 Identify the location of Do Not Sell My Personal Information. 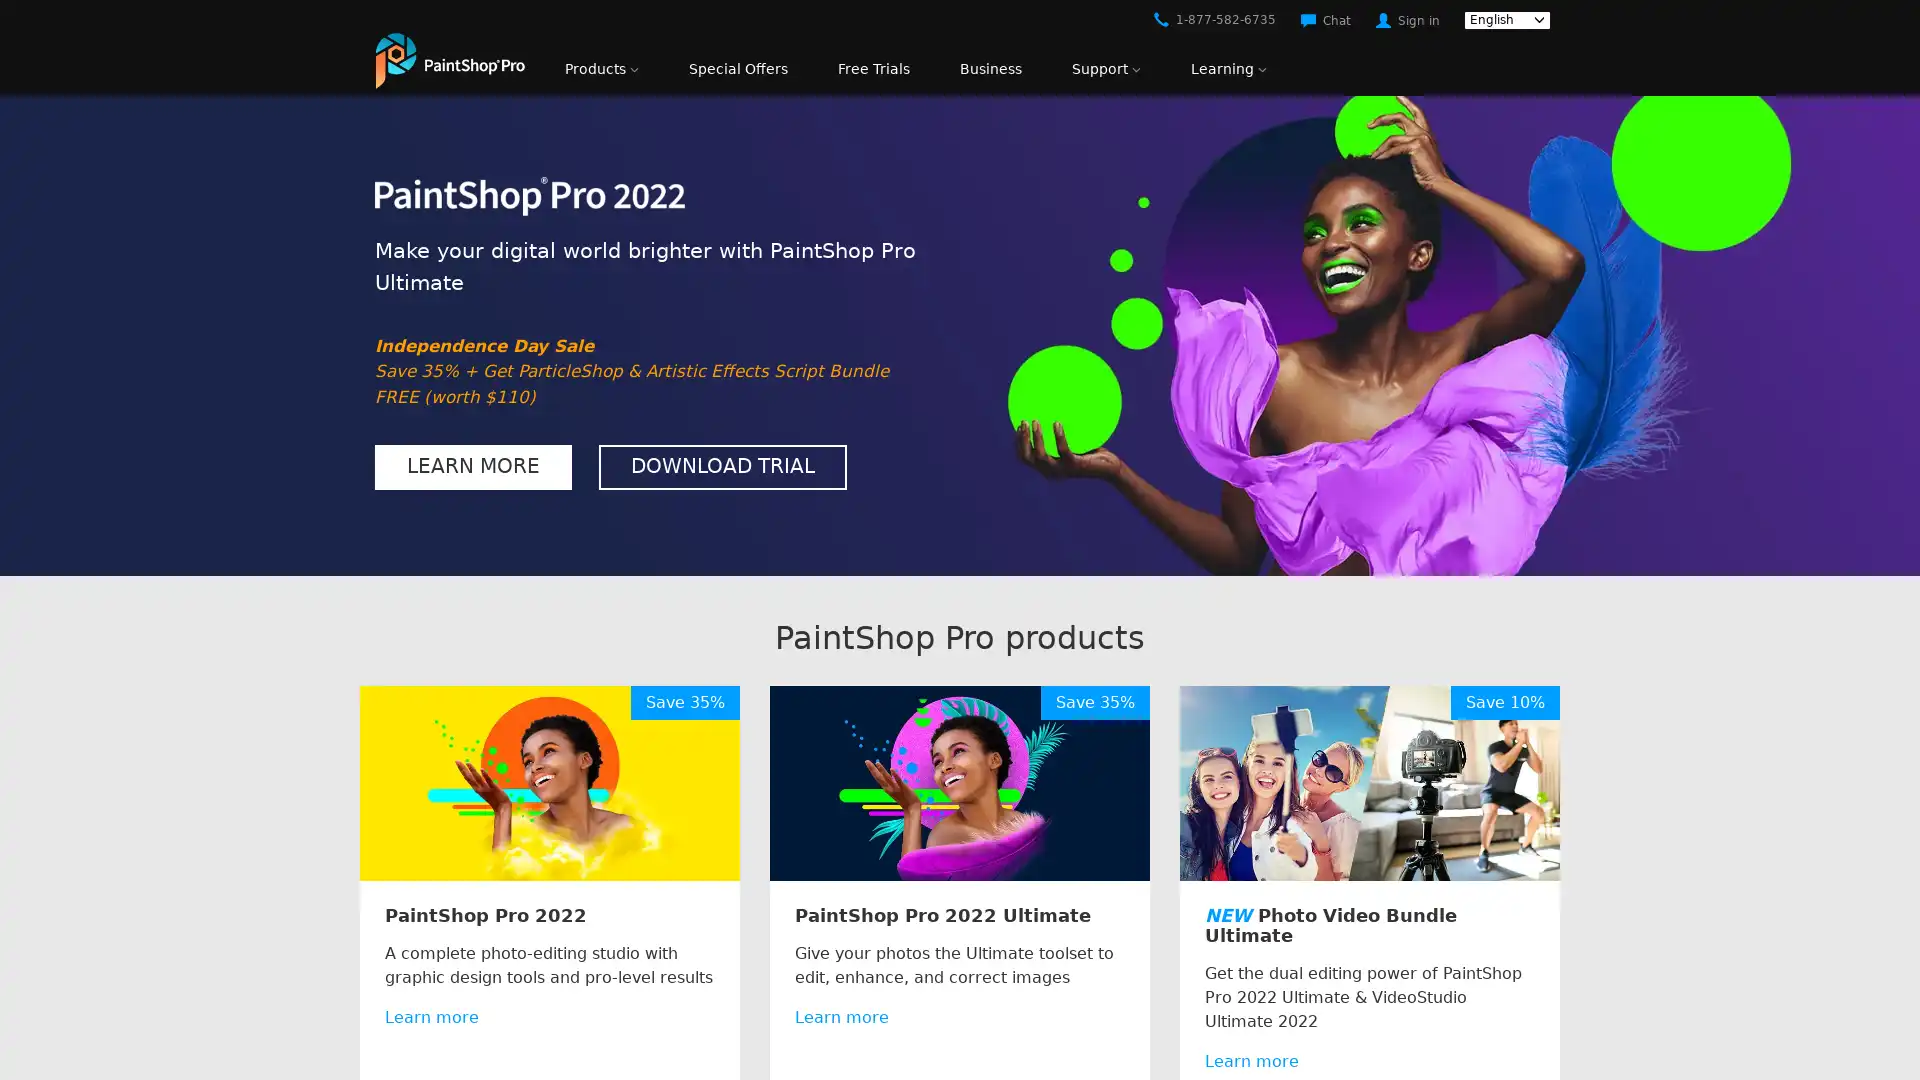
(1392, 1022).